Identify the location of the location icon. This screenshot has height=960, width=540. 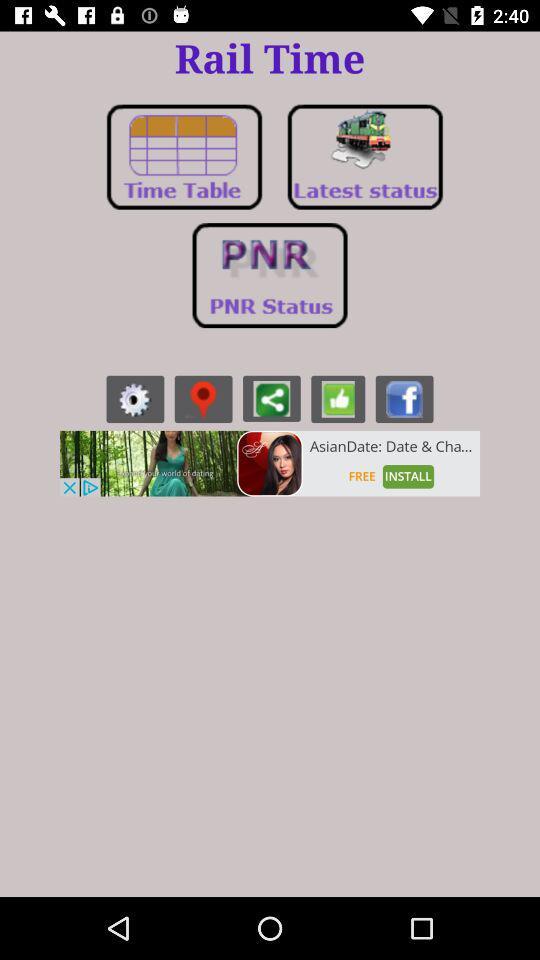
(202, 398).